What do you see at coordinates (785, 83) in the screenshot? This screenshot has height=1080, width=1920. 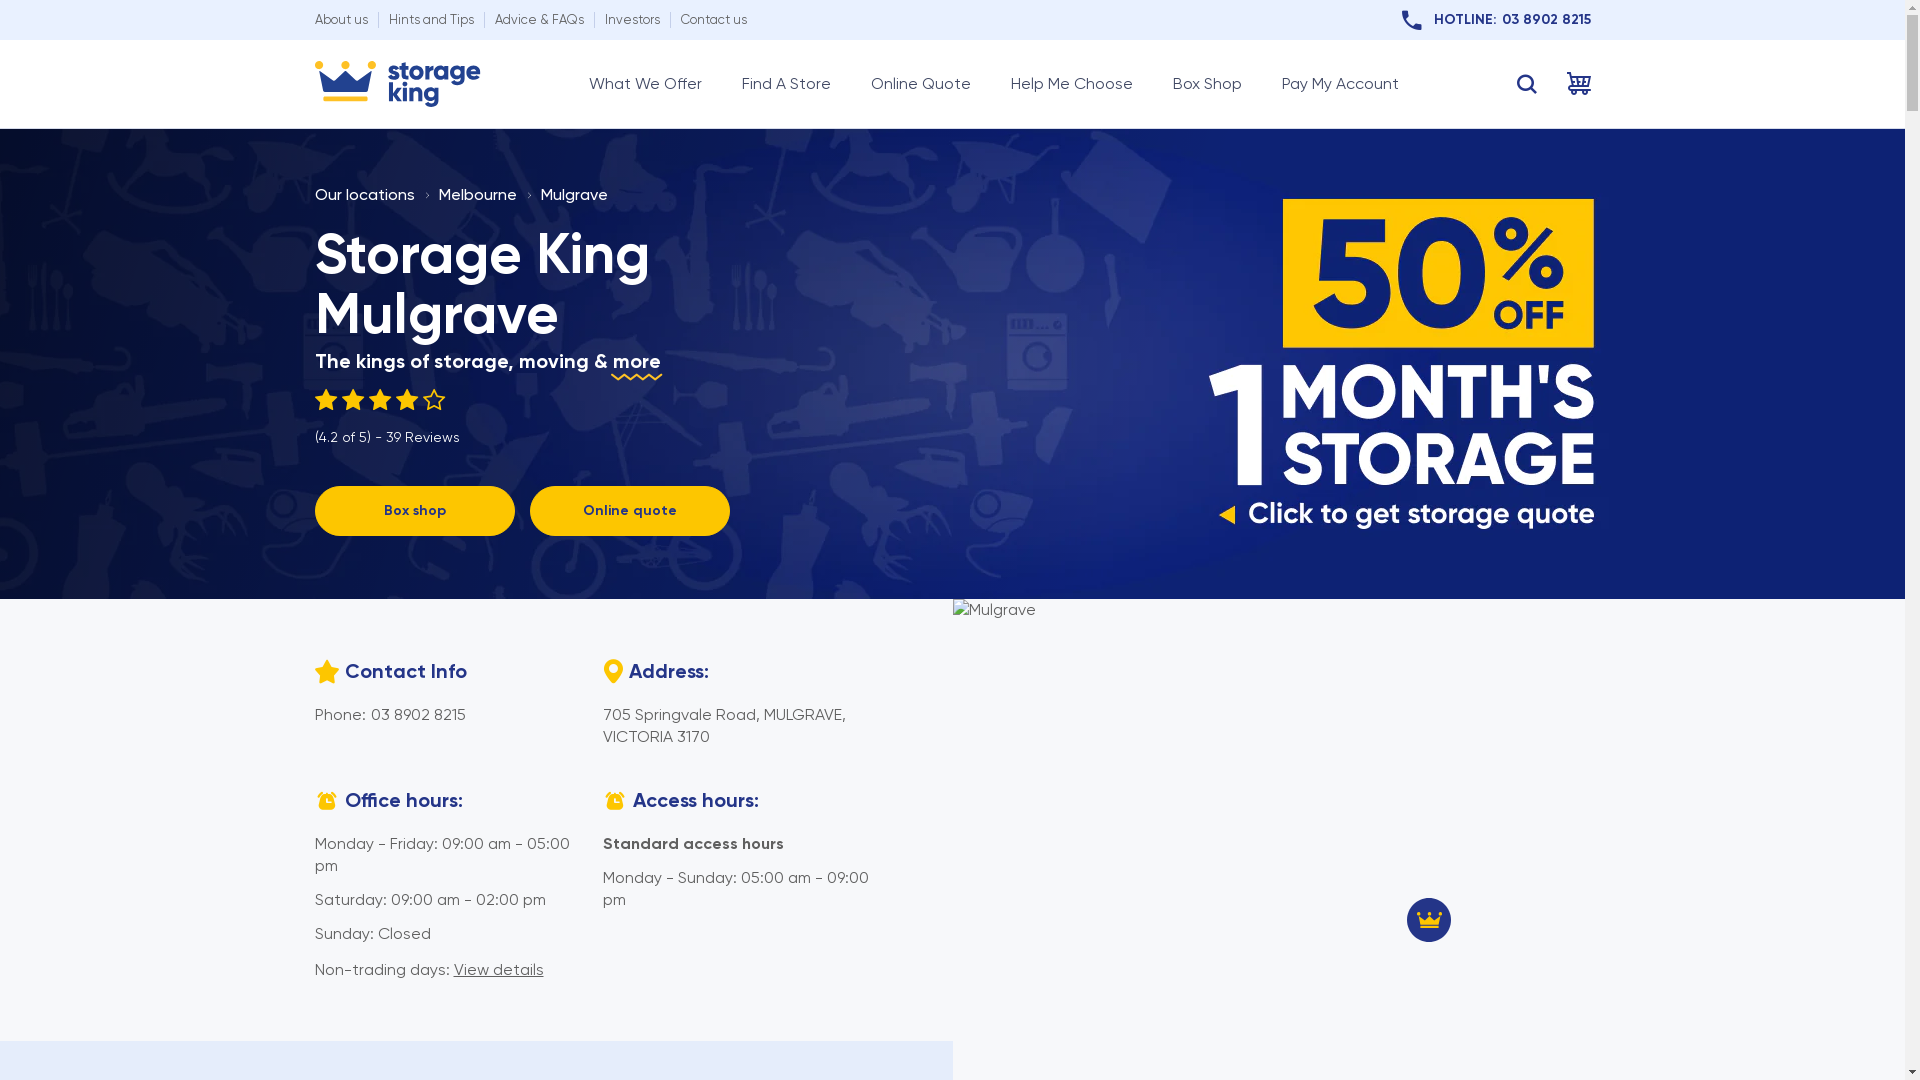 I see `'Find A Store'` at bounding box center [785, 83].